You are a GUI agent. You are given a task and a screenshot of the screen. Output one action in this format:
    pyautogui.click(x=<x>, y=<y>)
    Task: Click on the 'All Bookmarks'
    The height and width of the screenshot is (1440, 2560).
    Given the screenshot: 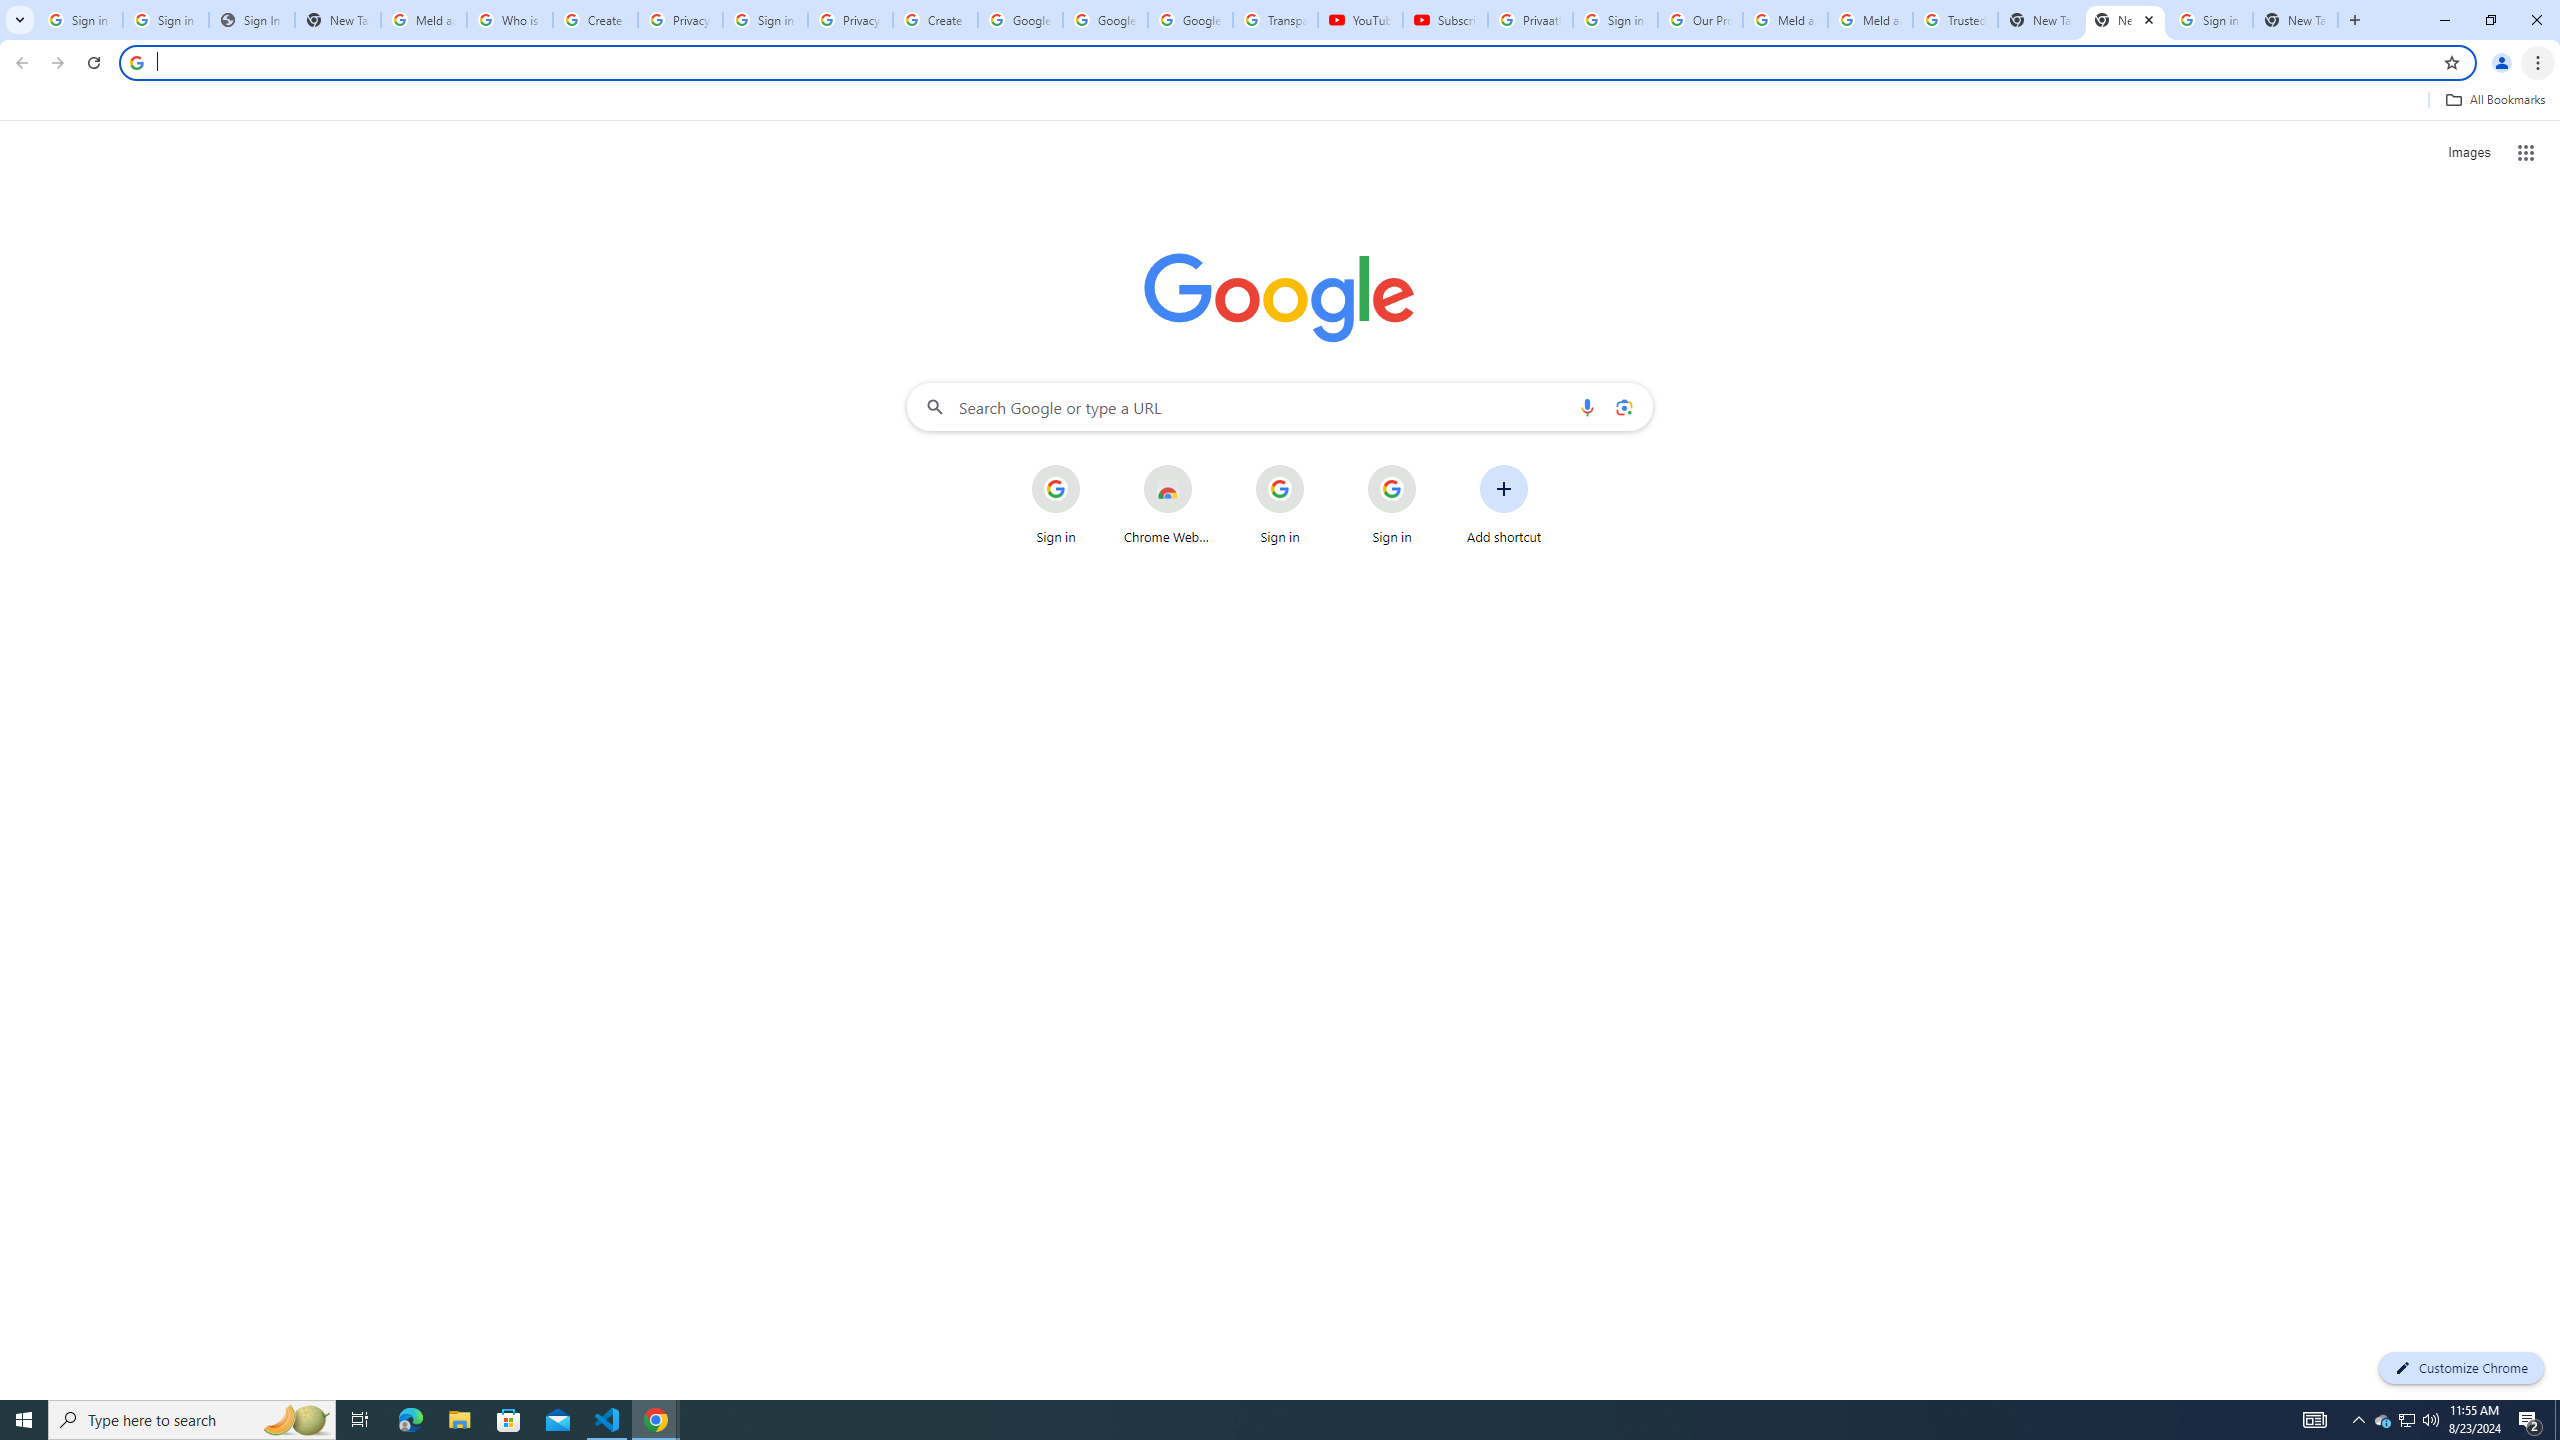 What is the action you would take?
    pyautogui.click(x=2494, y=99)
    